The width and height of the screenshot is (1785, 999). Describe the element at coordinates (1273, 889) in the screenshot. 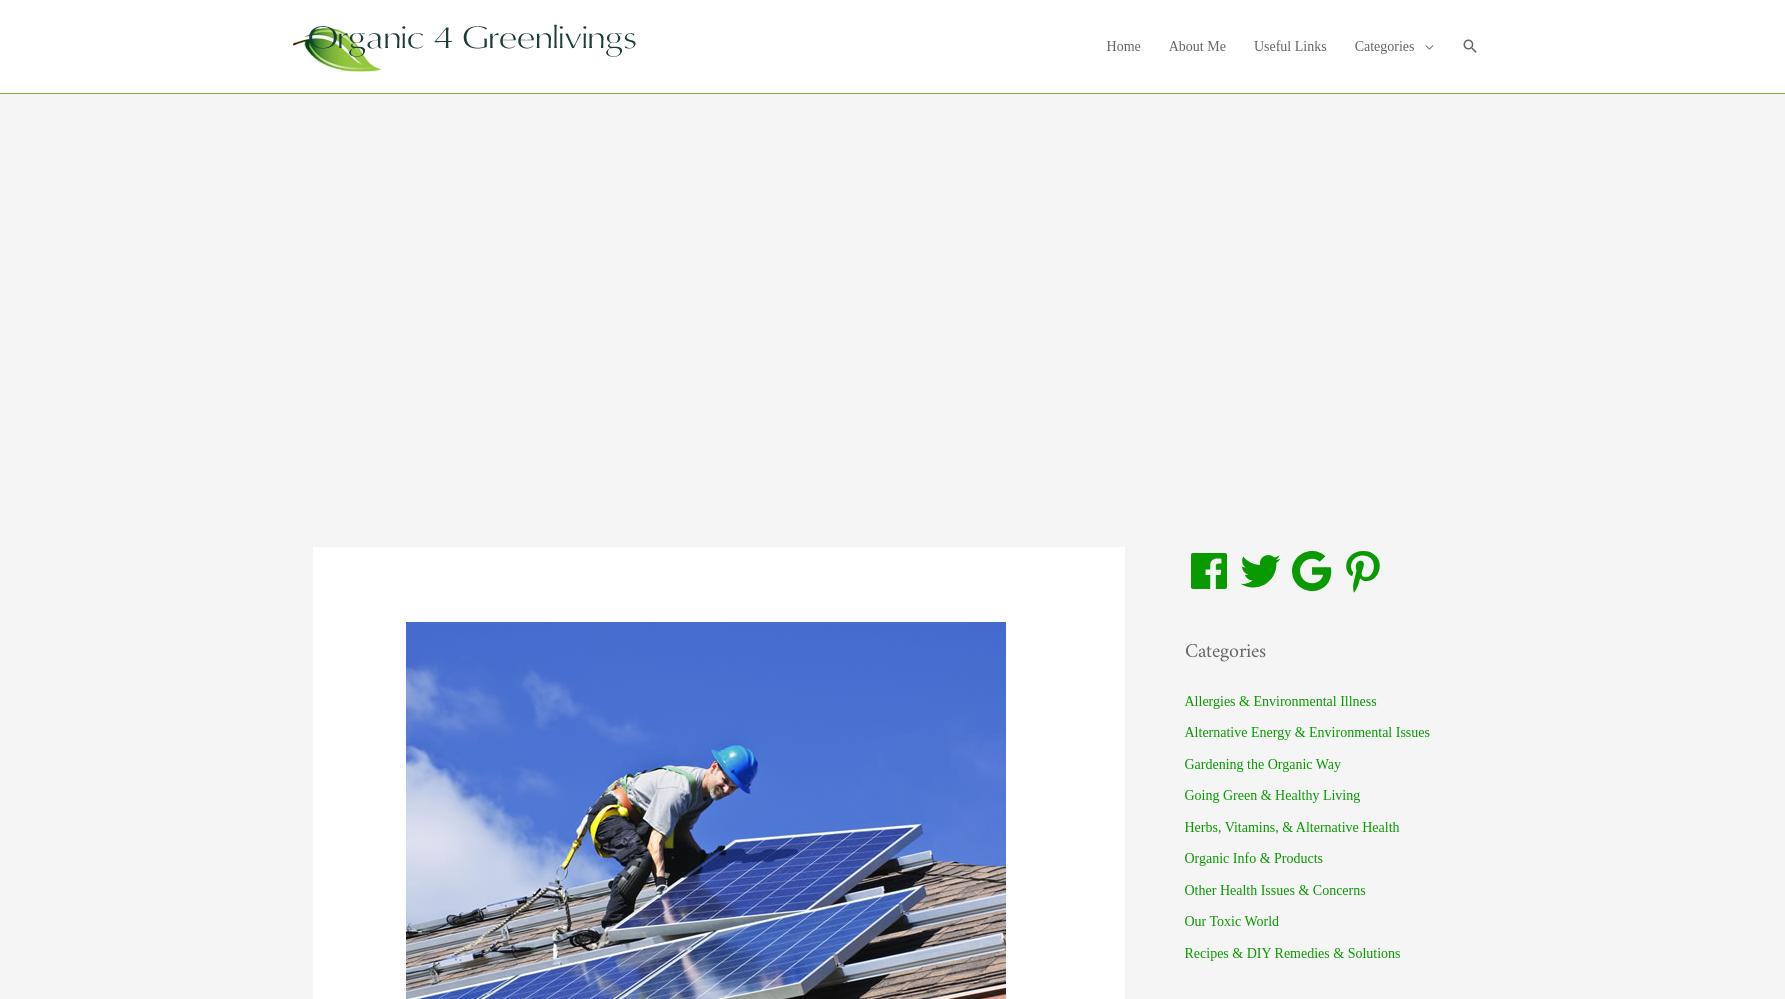

I see `'Other Health Issues & Concerns'` at that location.